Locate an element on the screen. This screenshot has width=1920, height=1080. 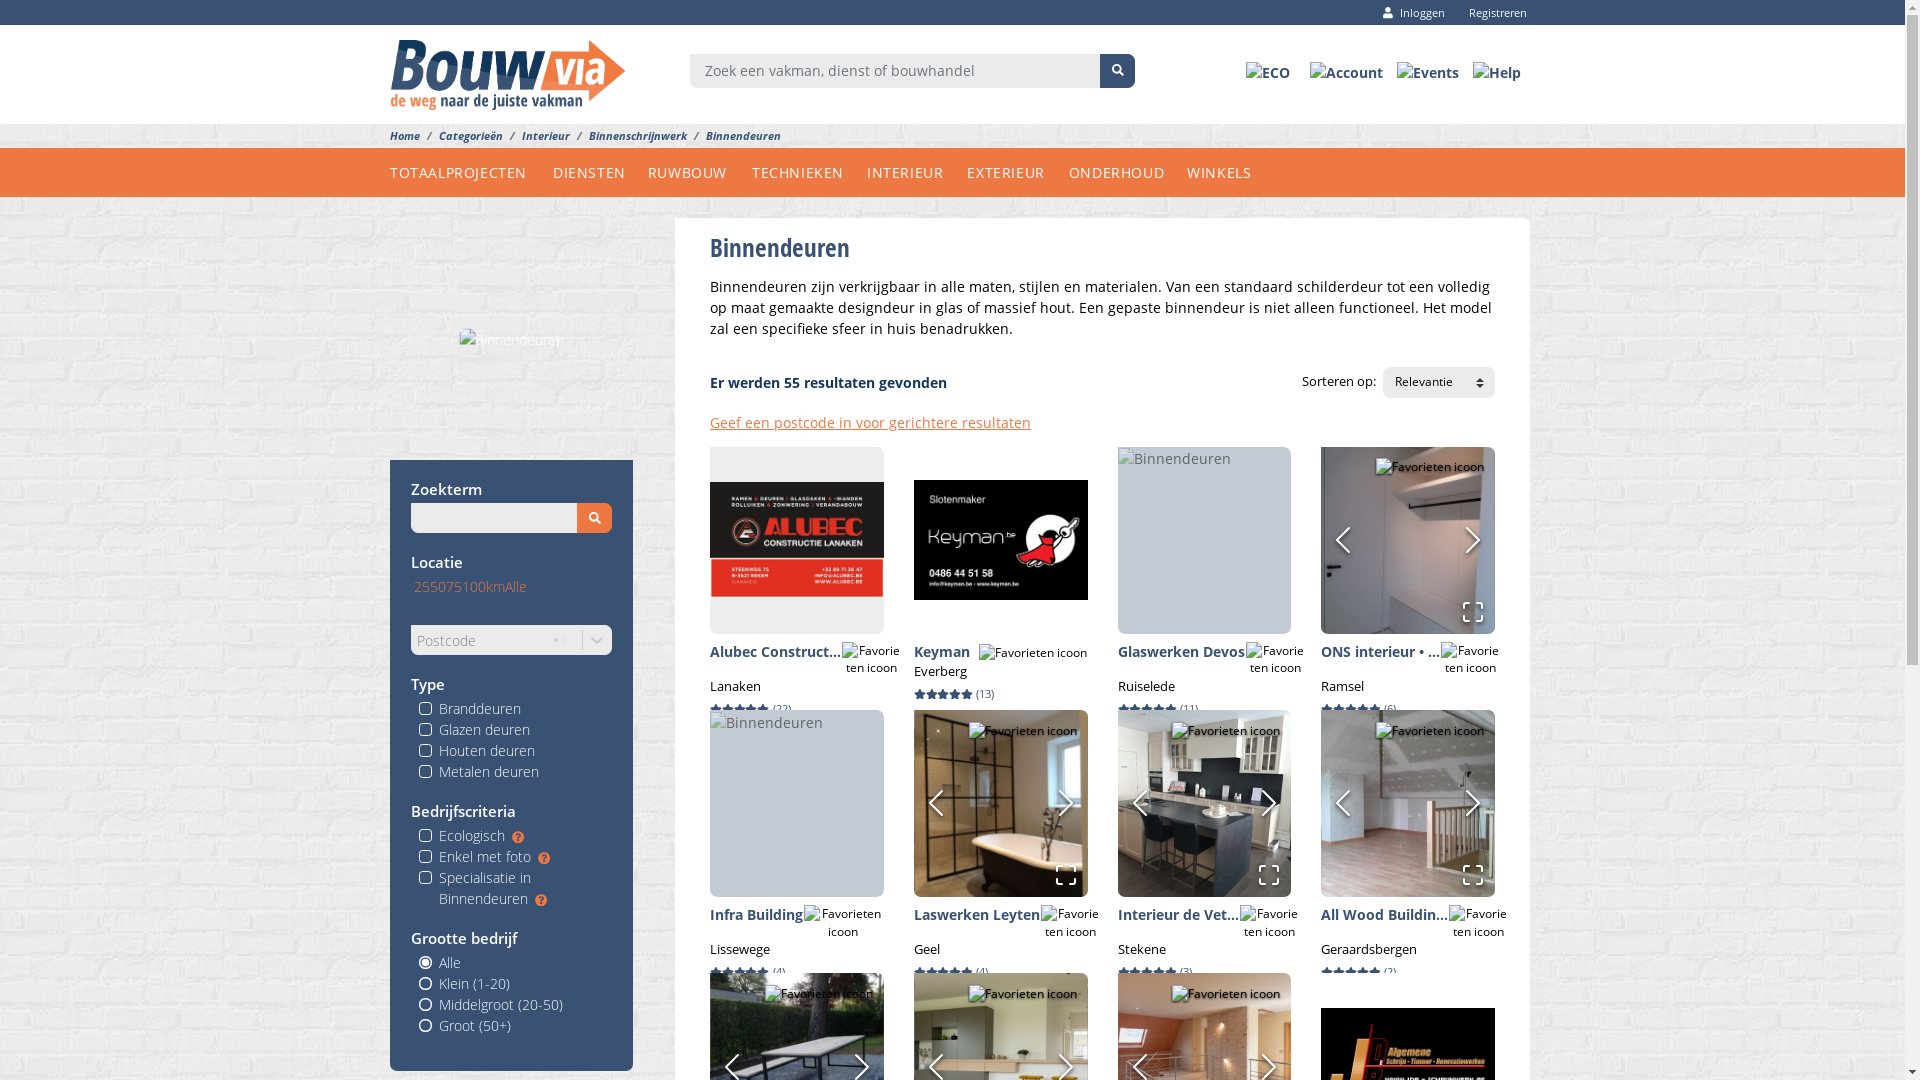
'INTERIEUR' is located at coordinates (915, 171).